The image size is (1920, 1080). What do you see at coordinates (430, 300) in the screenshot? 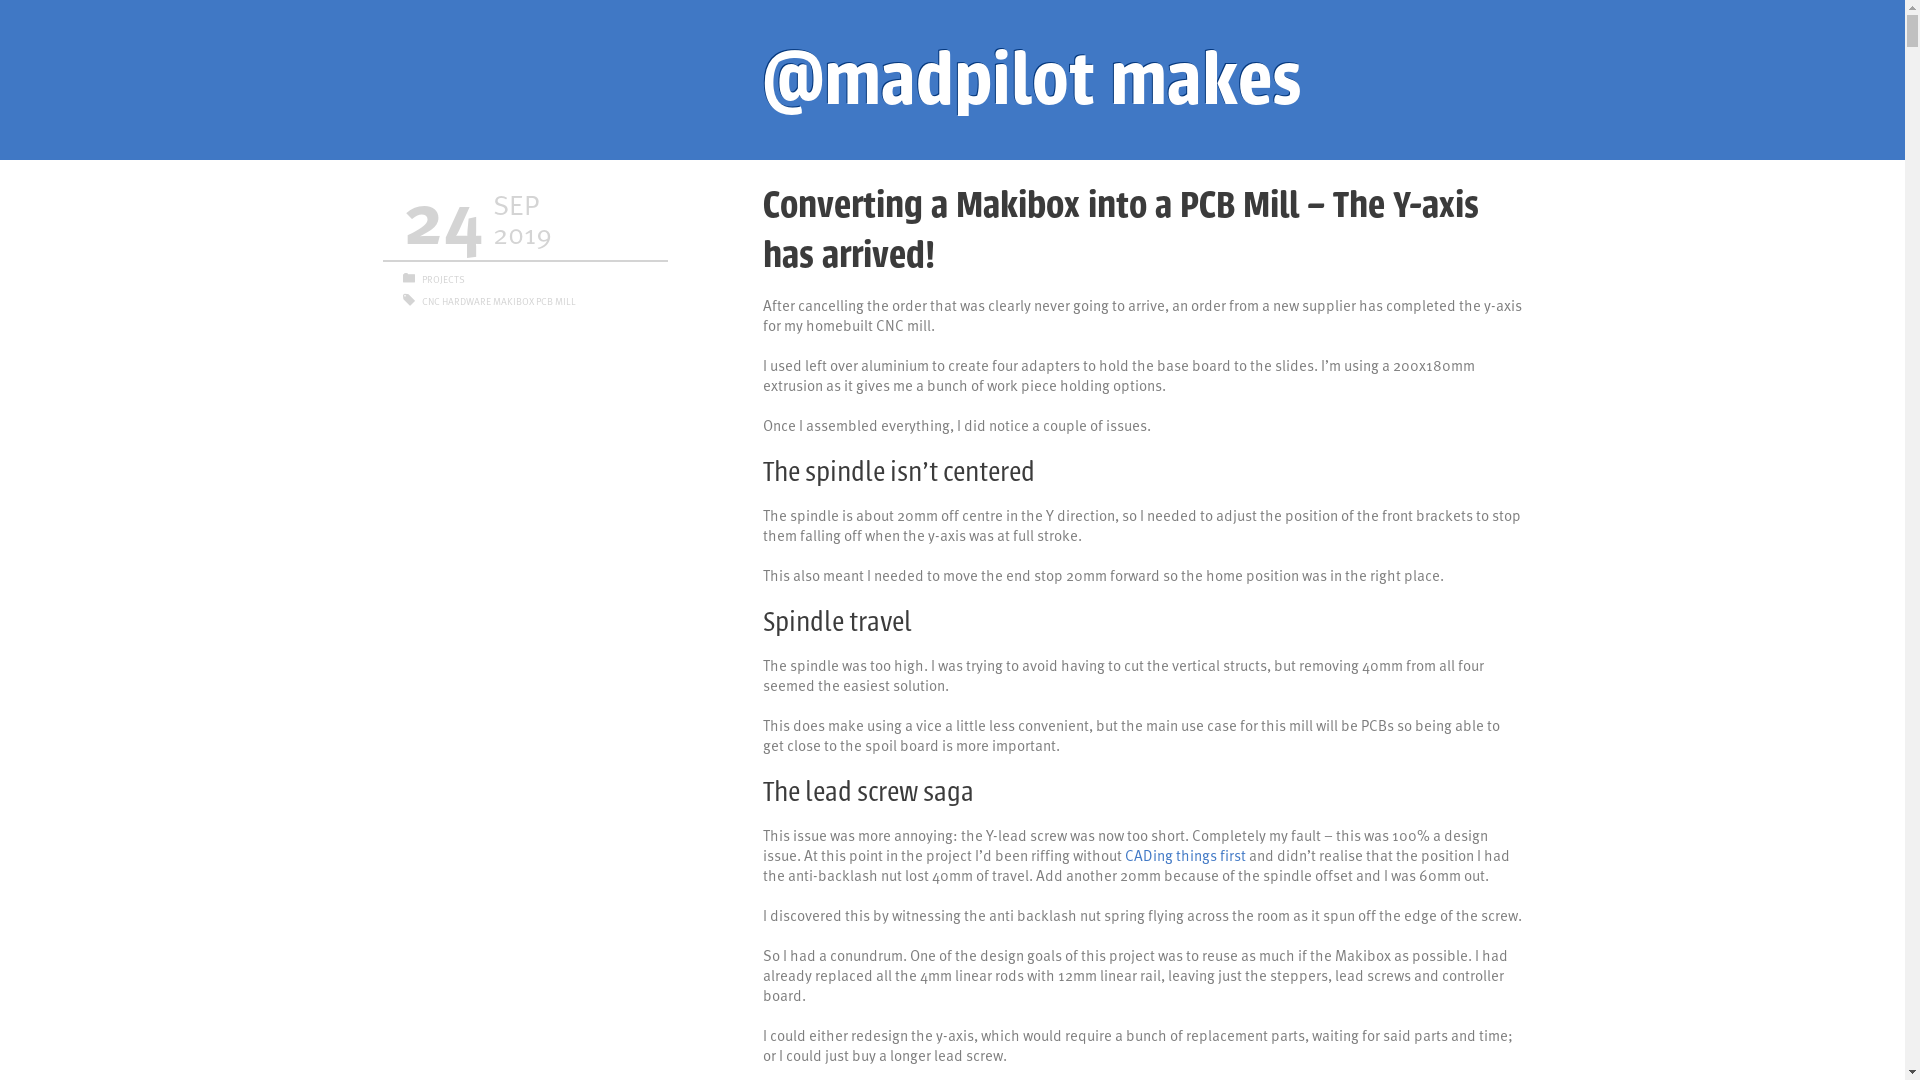
I see `'CNC'` at bounding box center [430, 300].